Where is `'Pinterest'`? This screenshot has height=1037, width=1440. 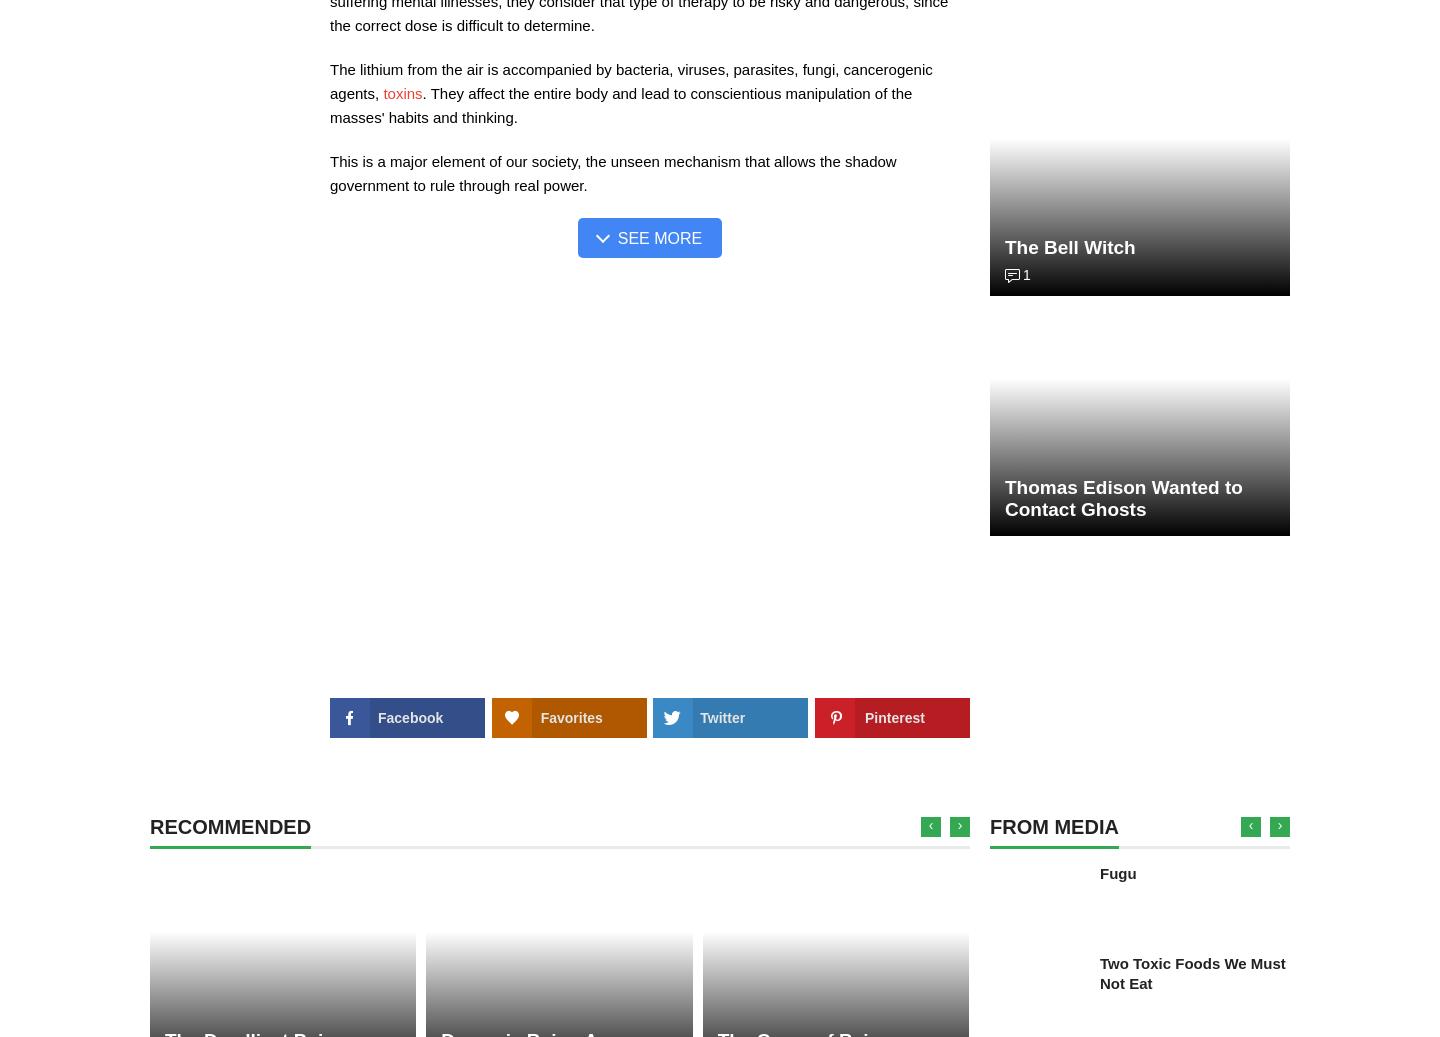 'Pinterest' is located at coordinates (892, 718).